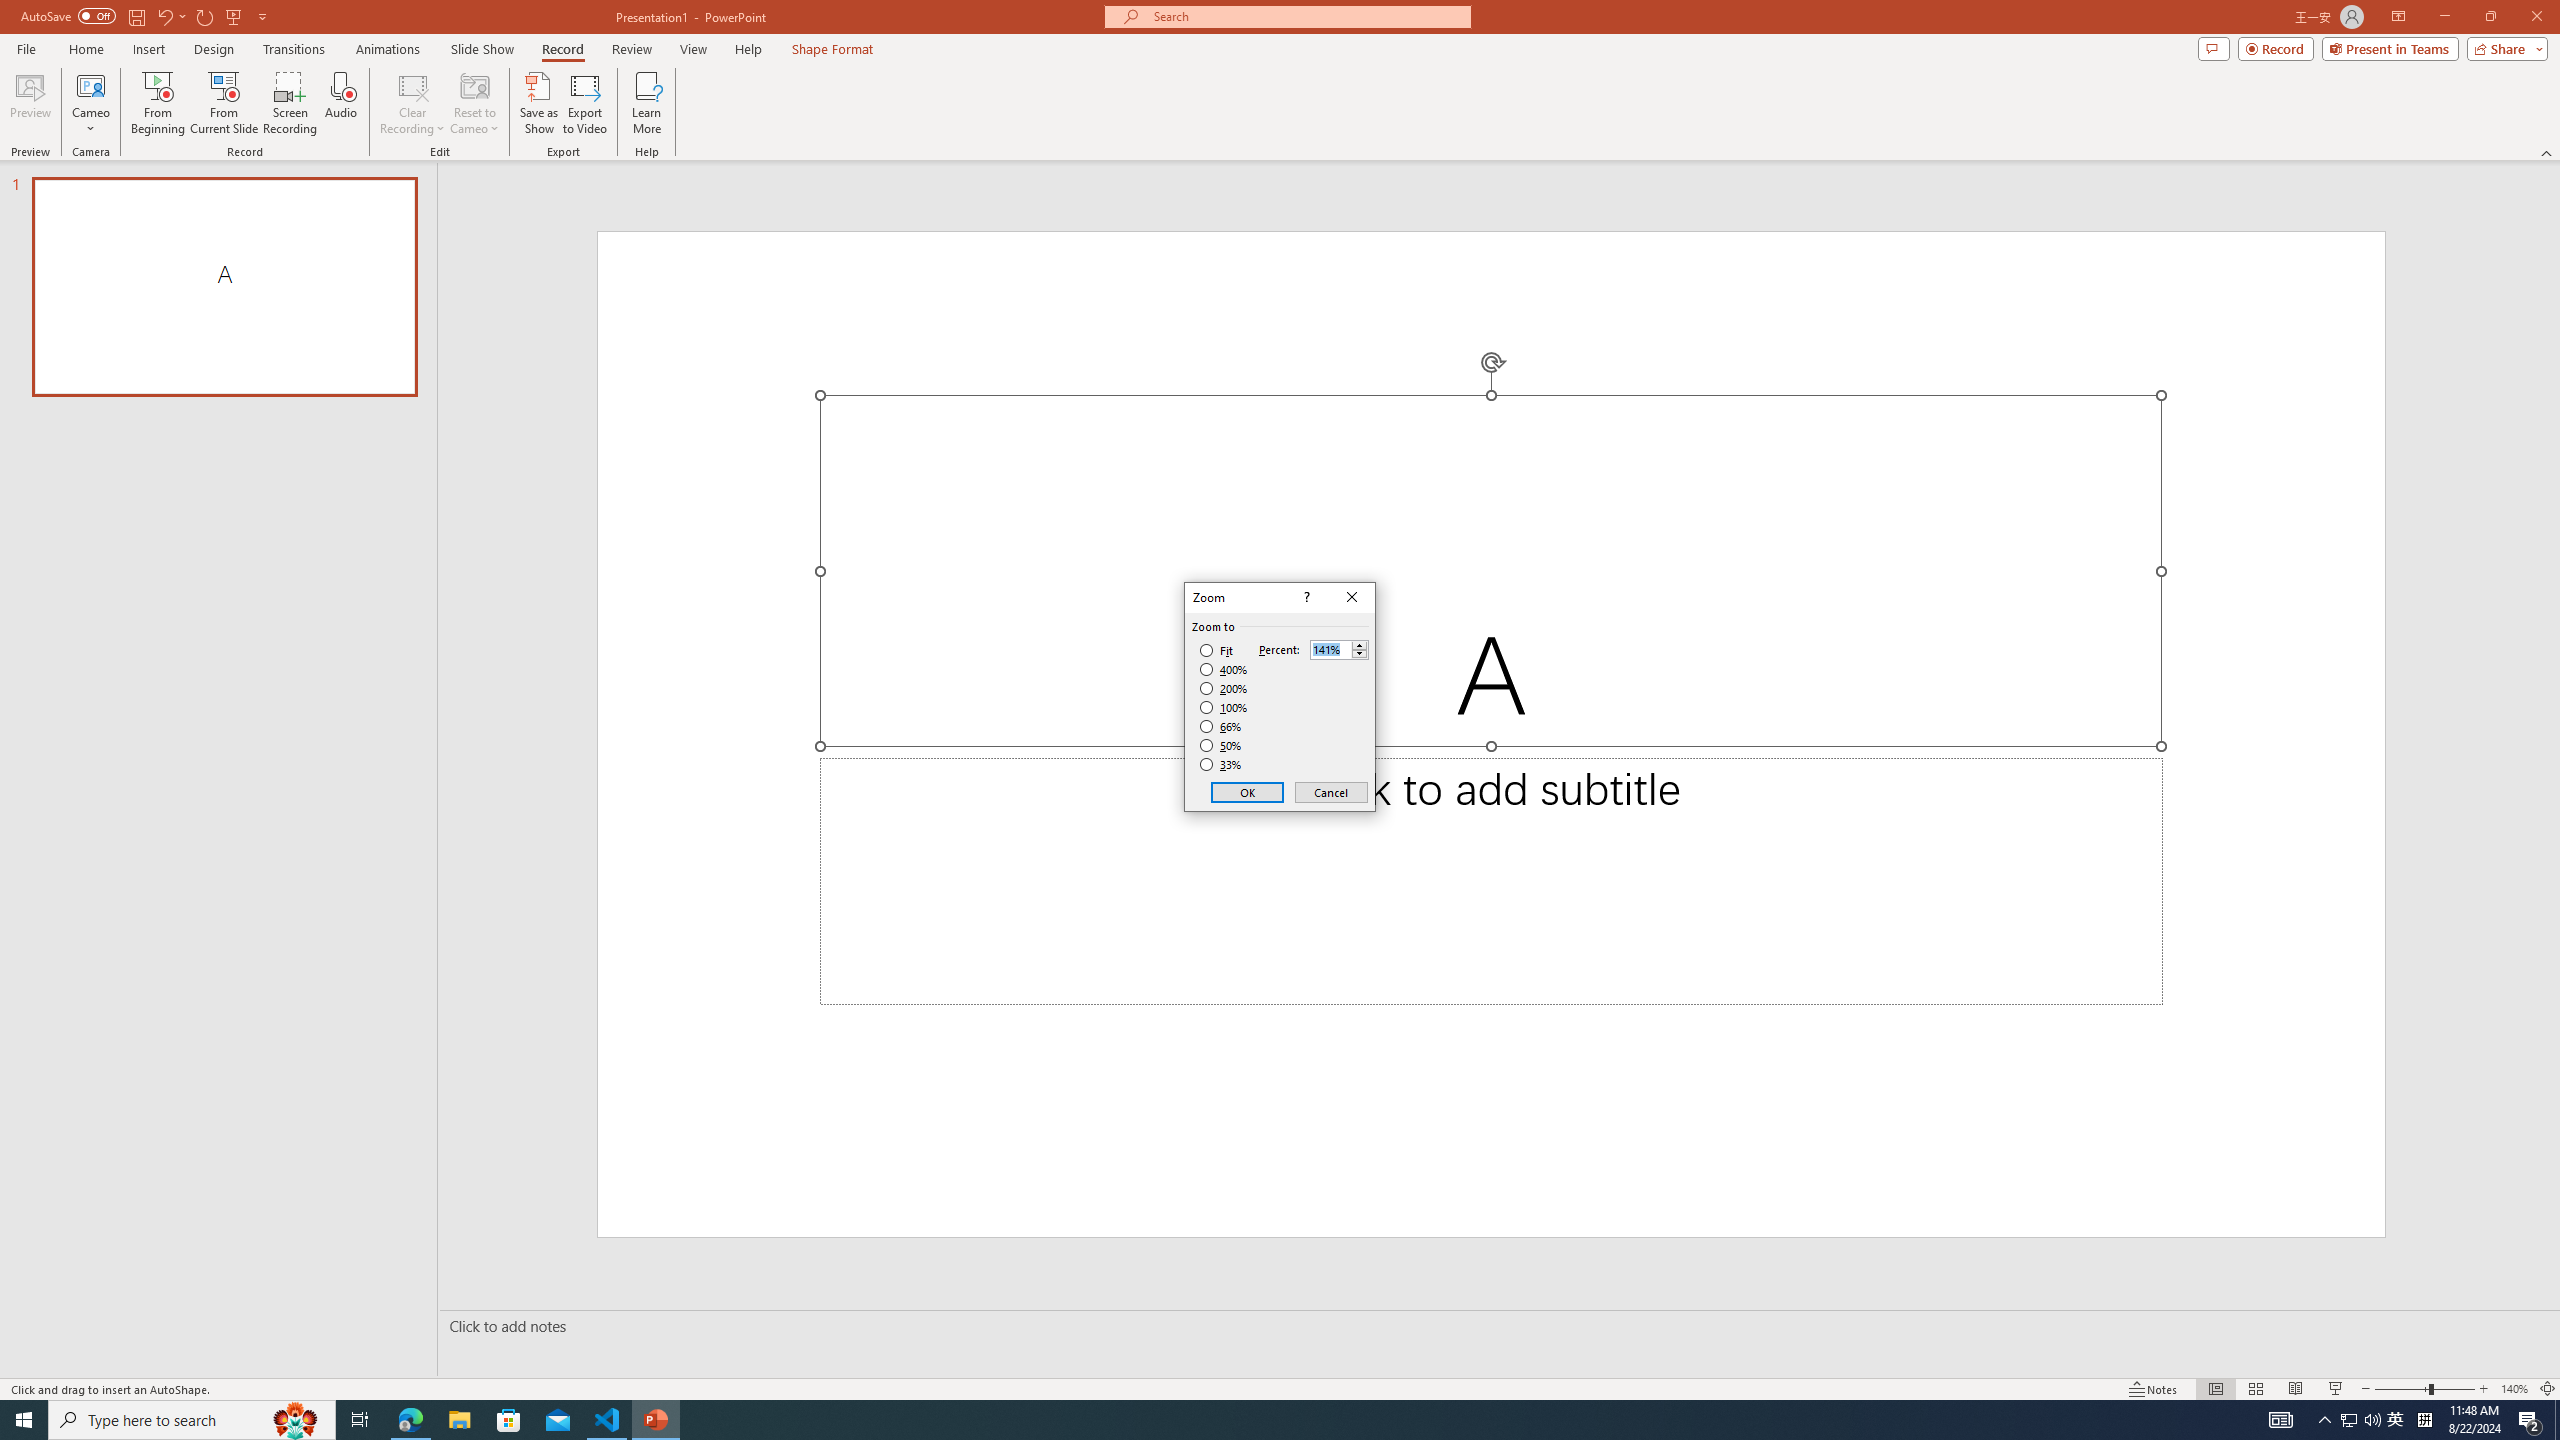 The width and height of the screenshot is (2560, 1440). Describe the element at coordinates (1222, 725) in the screenshot. I see `'66%'` at that location.